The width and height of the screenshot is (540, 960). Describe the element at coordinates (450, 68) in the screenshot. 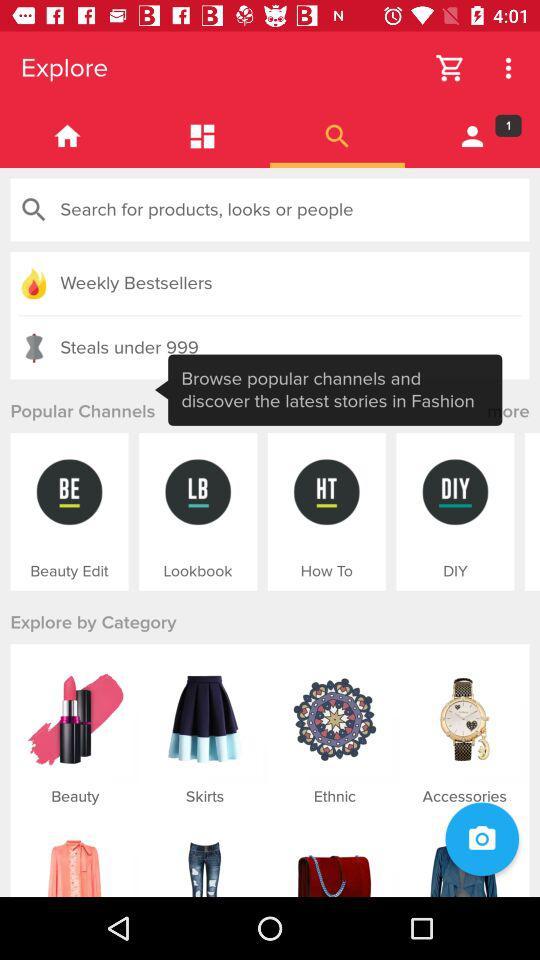

I see `shopping cart` at that location.